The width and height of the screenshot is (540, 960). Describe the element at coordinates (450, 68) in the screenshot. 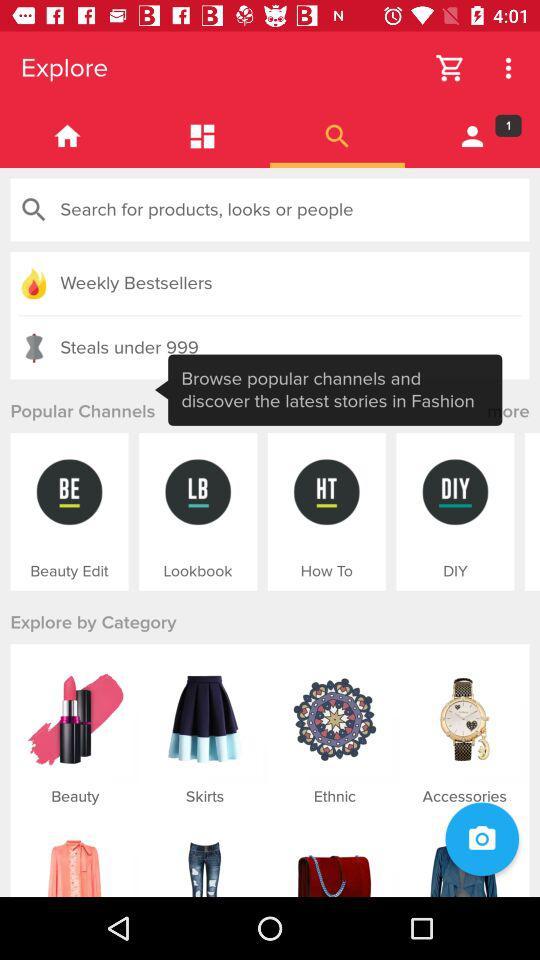

I see `shopping cart` at that location.